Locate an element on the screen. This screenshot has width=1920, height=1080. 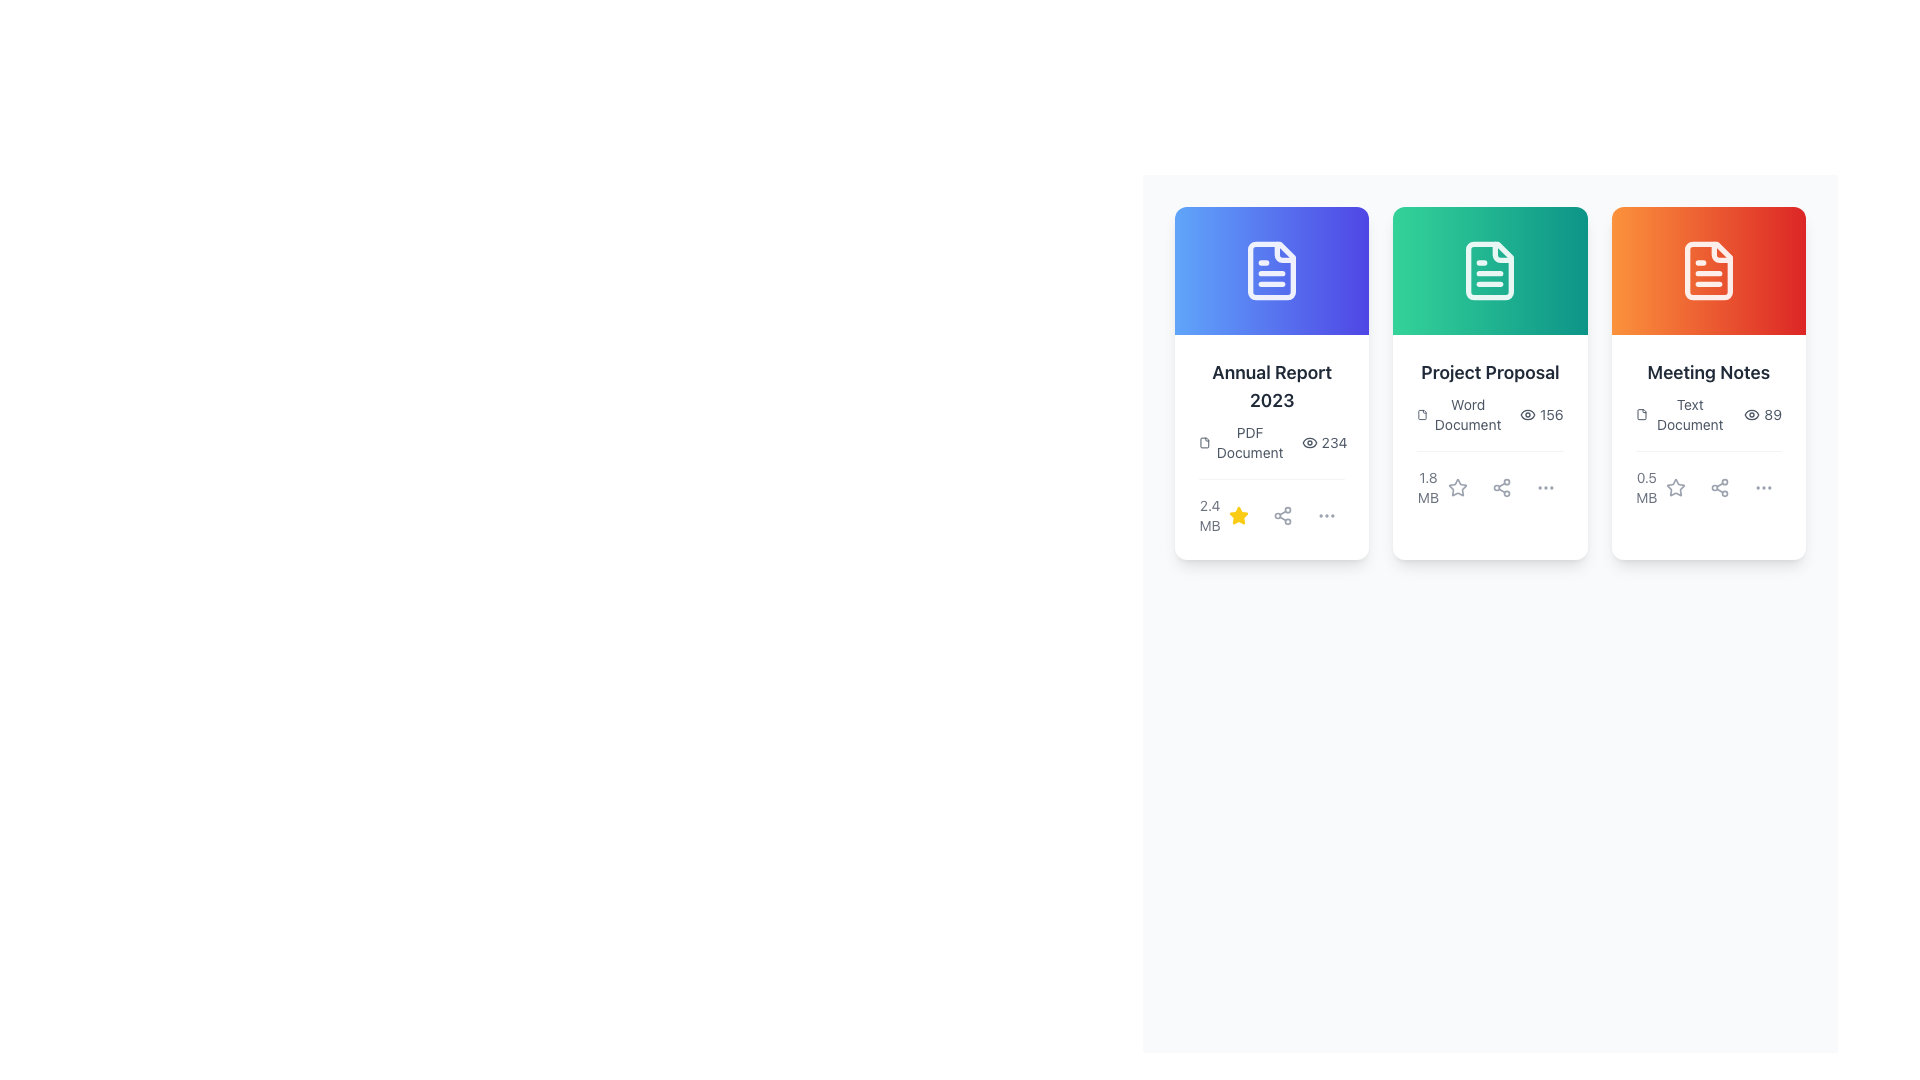
the document icon in the blue header area of the 'Annual Report 2023' card is located at coordinates (1271, 270).